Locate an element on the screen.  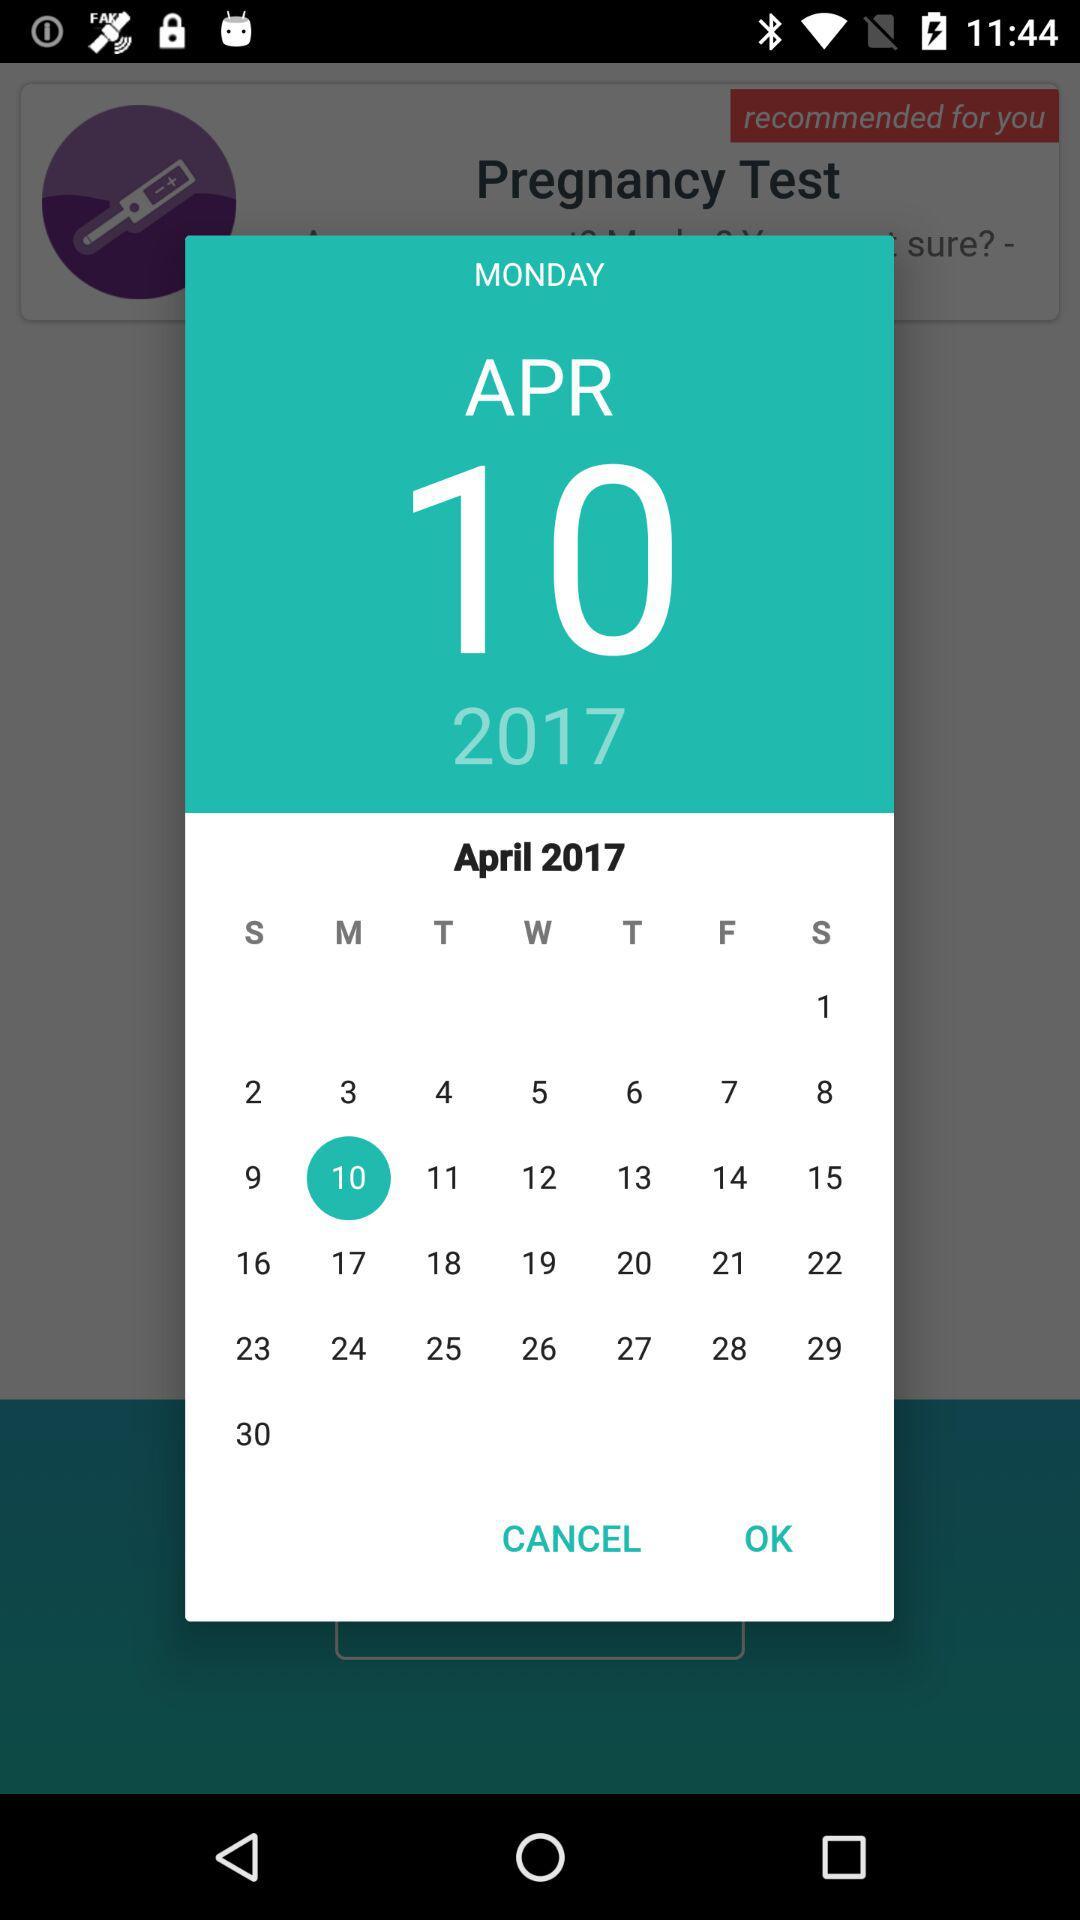
cancel button is located at coordinates (571, 1536).